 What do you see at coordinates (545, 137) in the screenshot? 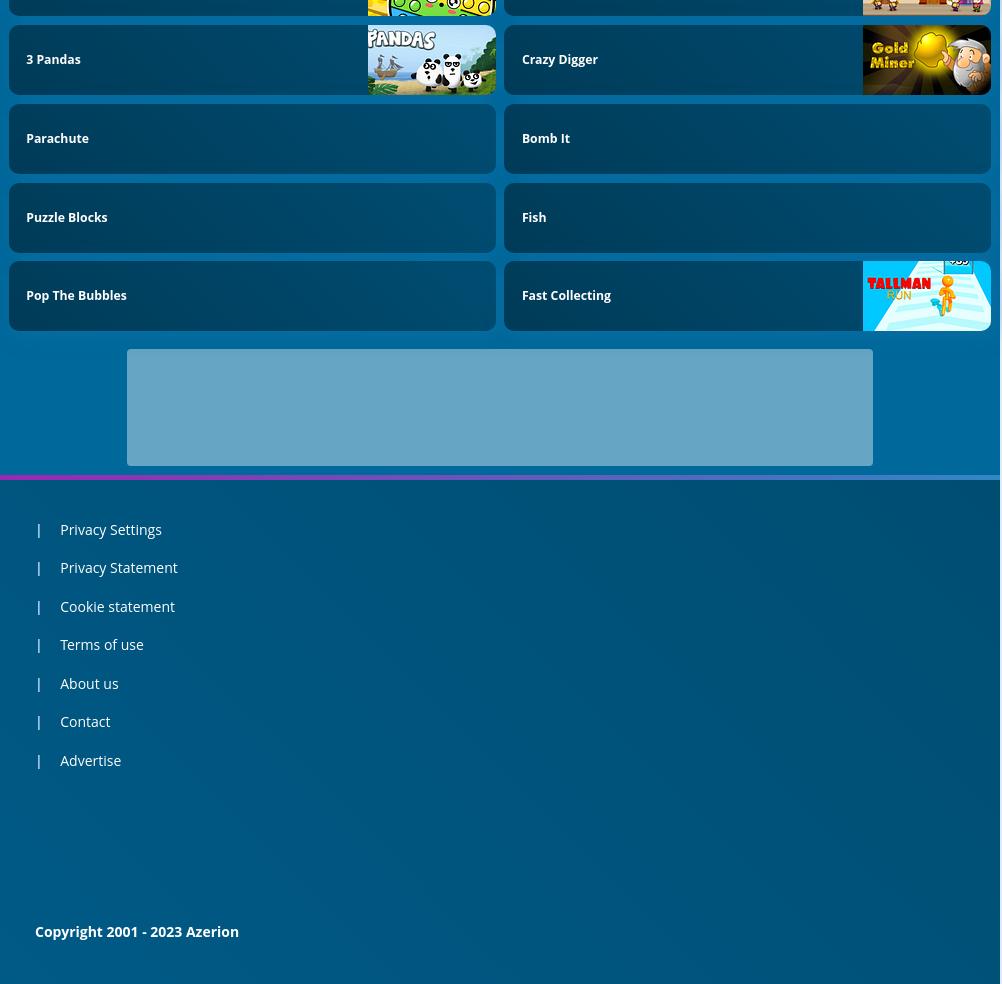
I see `'Bomb It'` at bounding box center [545, 137].